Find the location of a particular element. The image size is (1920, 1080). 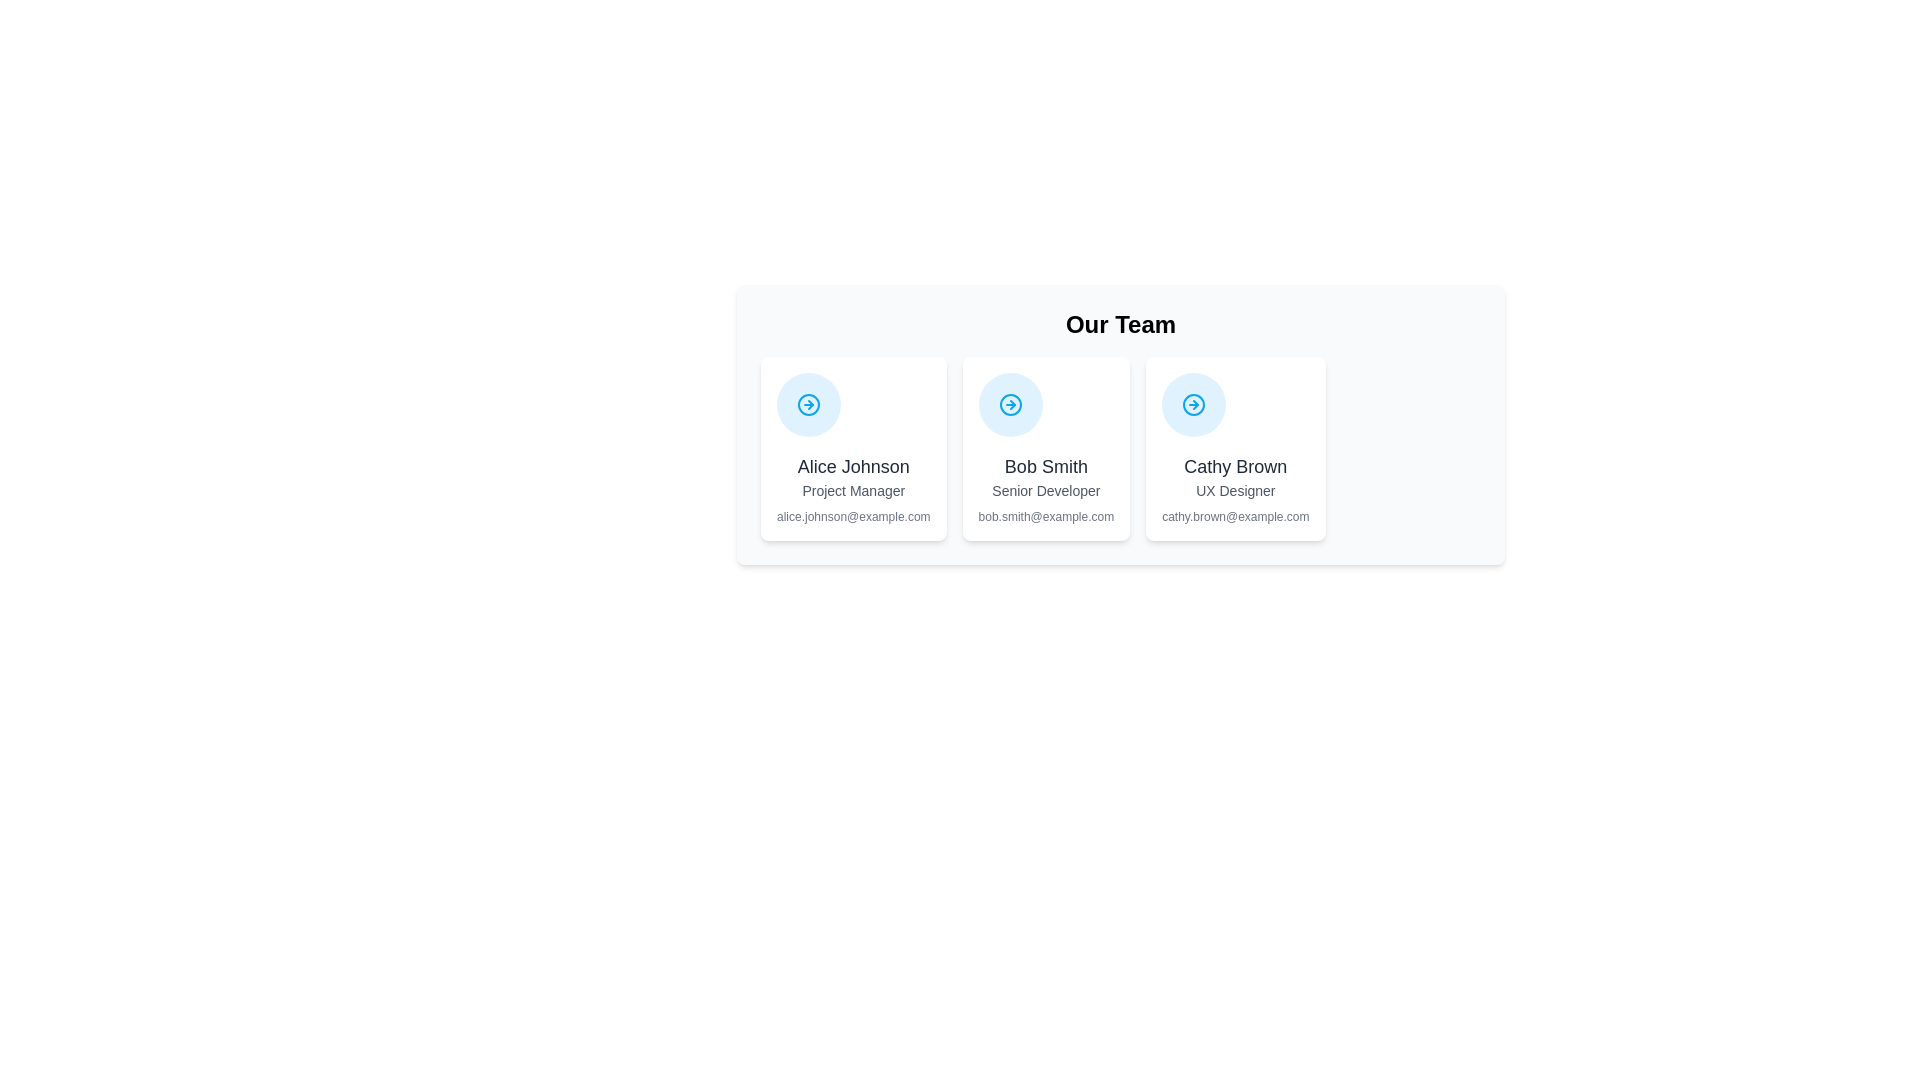

the circular icon with a blue border and a rightward arrow, located in the profile section for team member 'Cathy Brown, UX Designer' is located at coordinates (1194, 405).